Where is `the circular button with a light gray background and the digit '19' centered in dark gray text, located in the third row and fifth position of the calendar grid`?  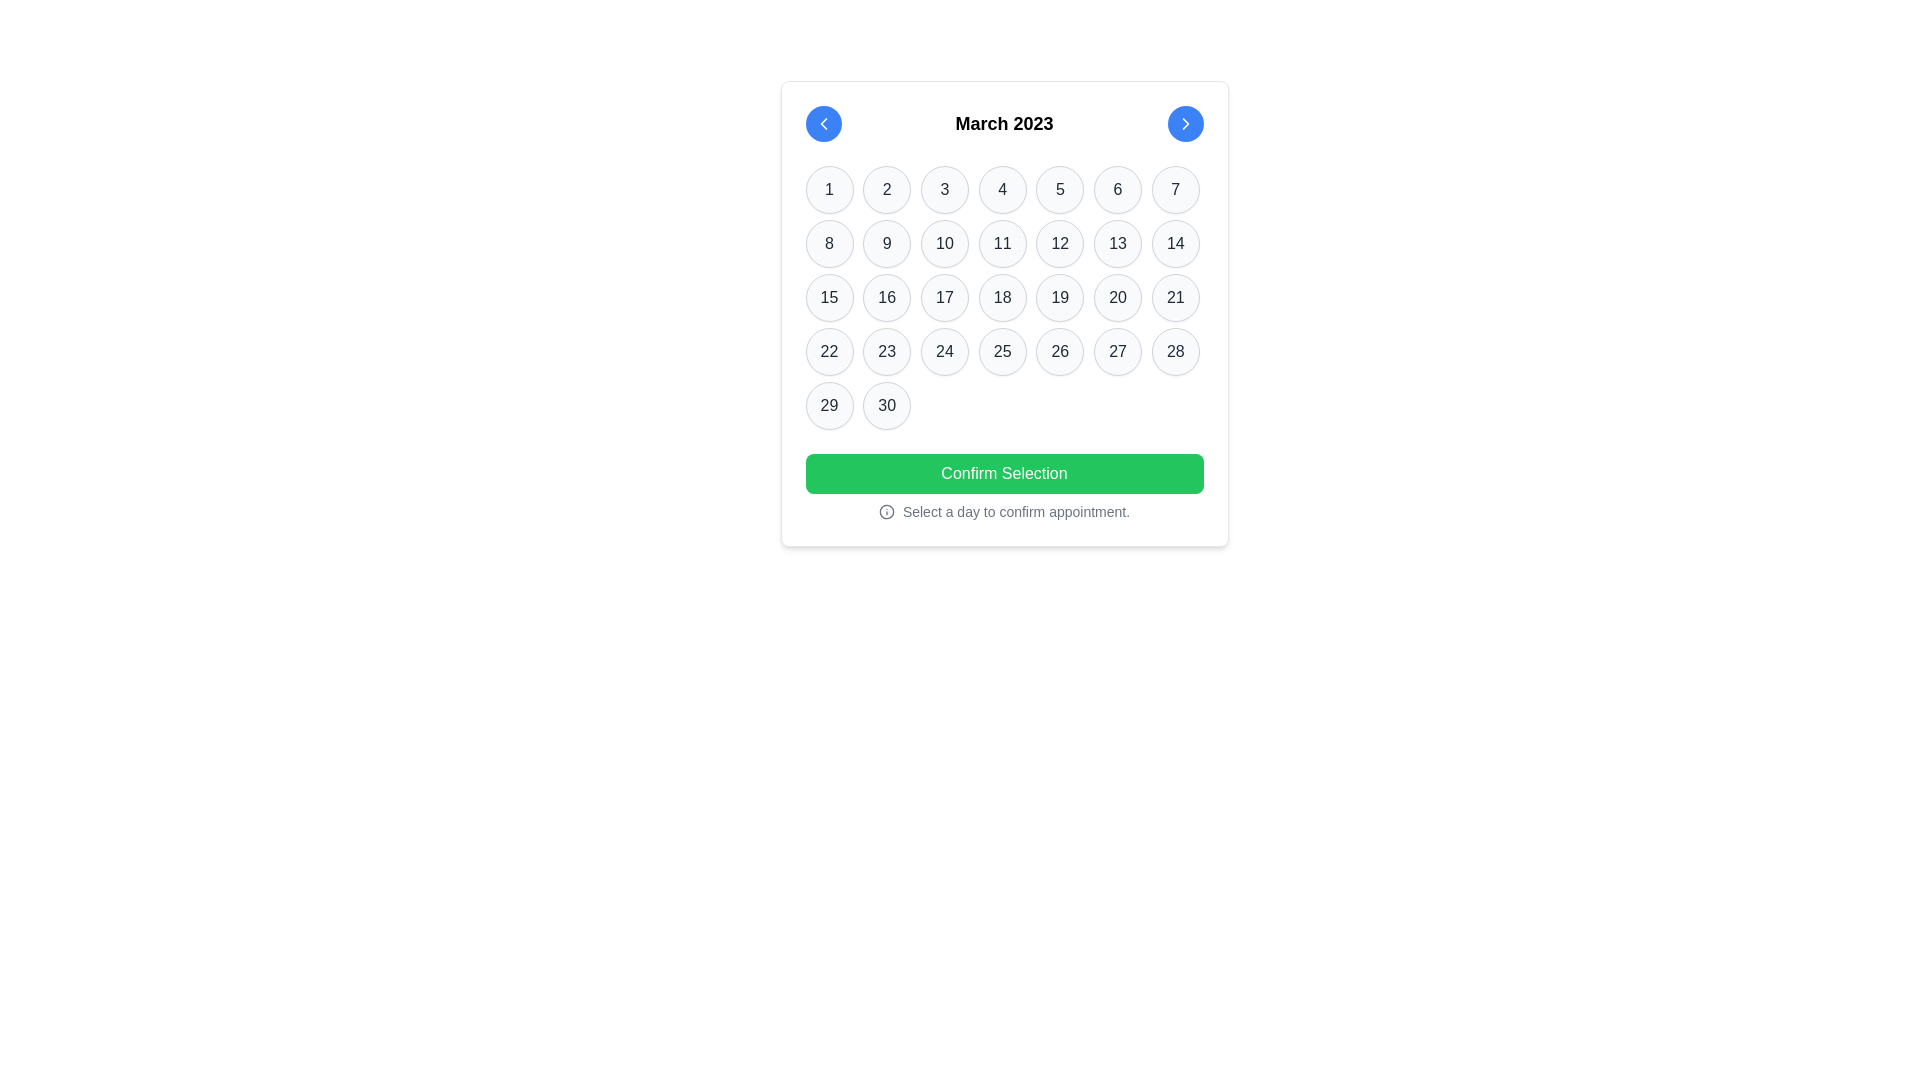 the circular button with a light gray background and the digit '19' centered in dark gray text, located in the third row and fifth position of the calendar grid is located at coordinates (1059, 297).